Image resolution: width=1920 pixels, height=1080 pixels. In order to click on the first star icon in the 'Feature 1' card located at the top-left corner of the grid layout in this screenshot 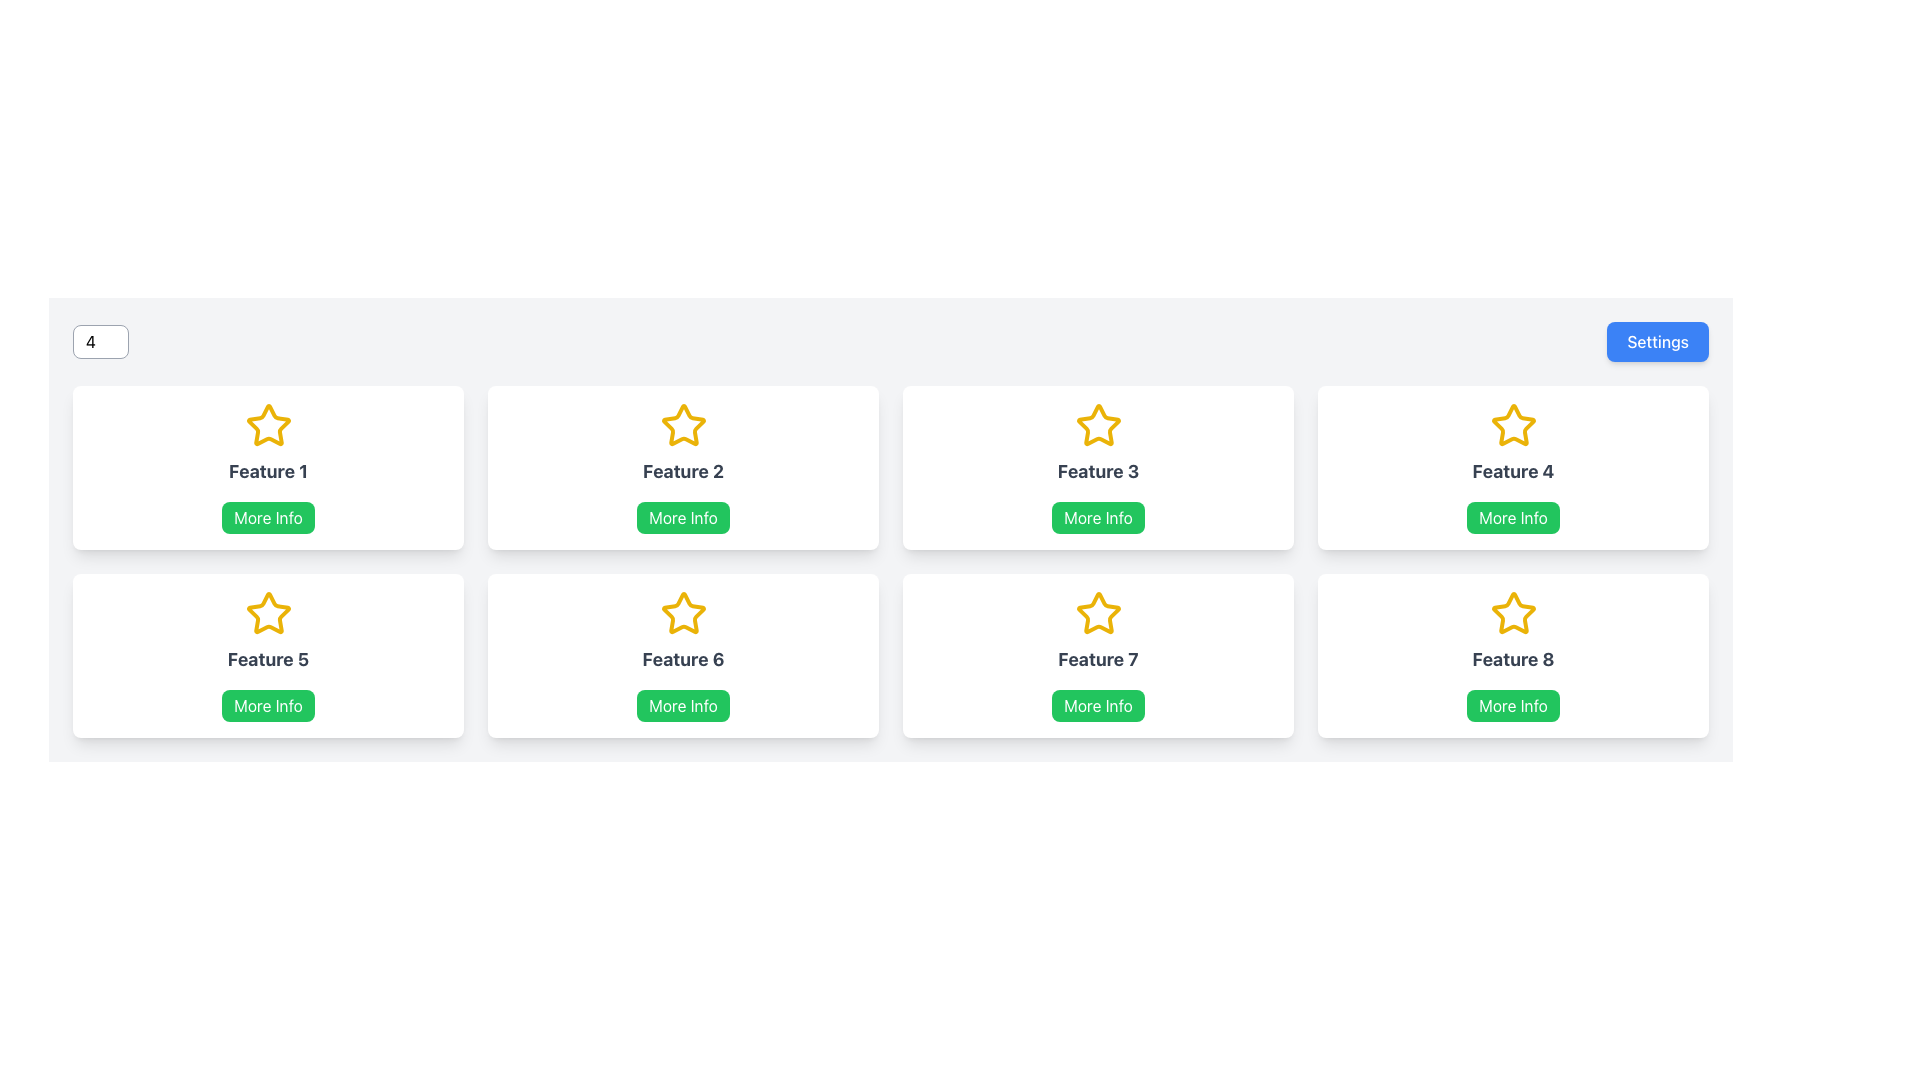, I will do `click(267, 424)`.